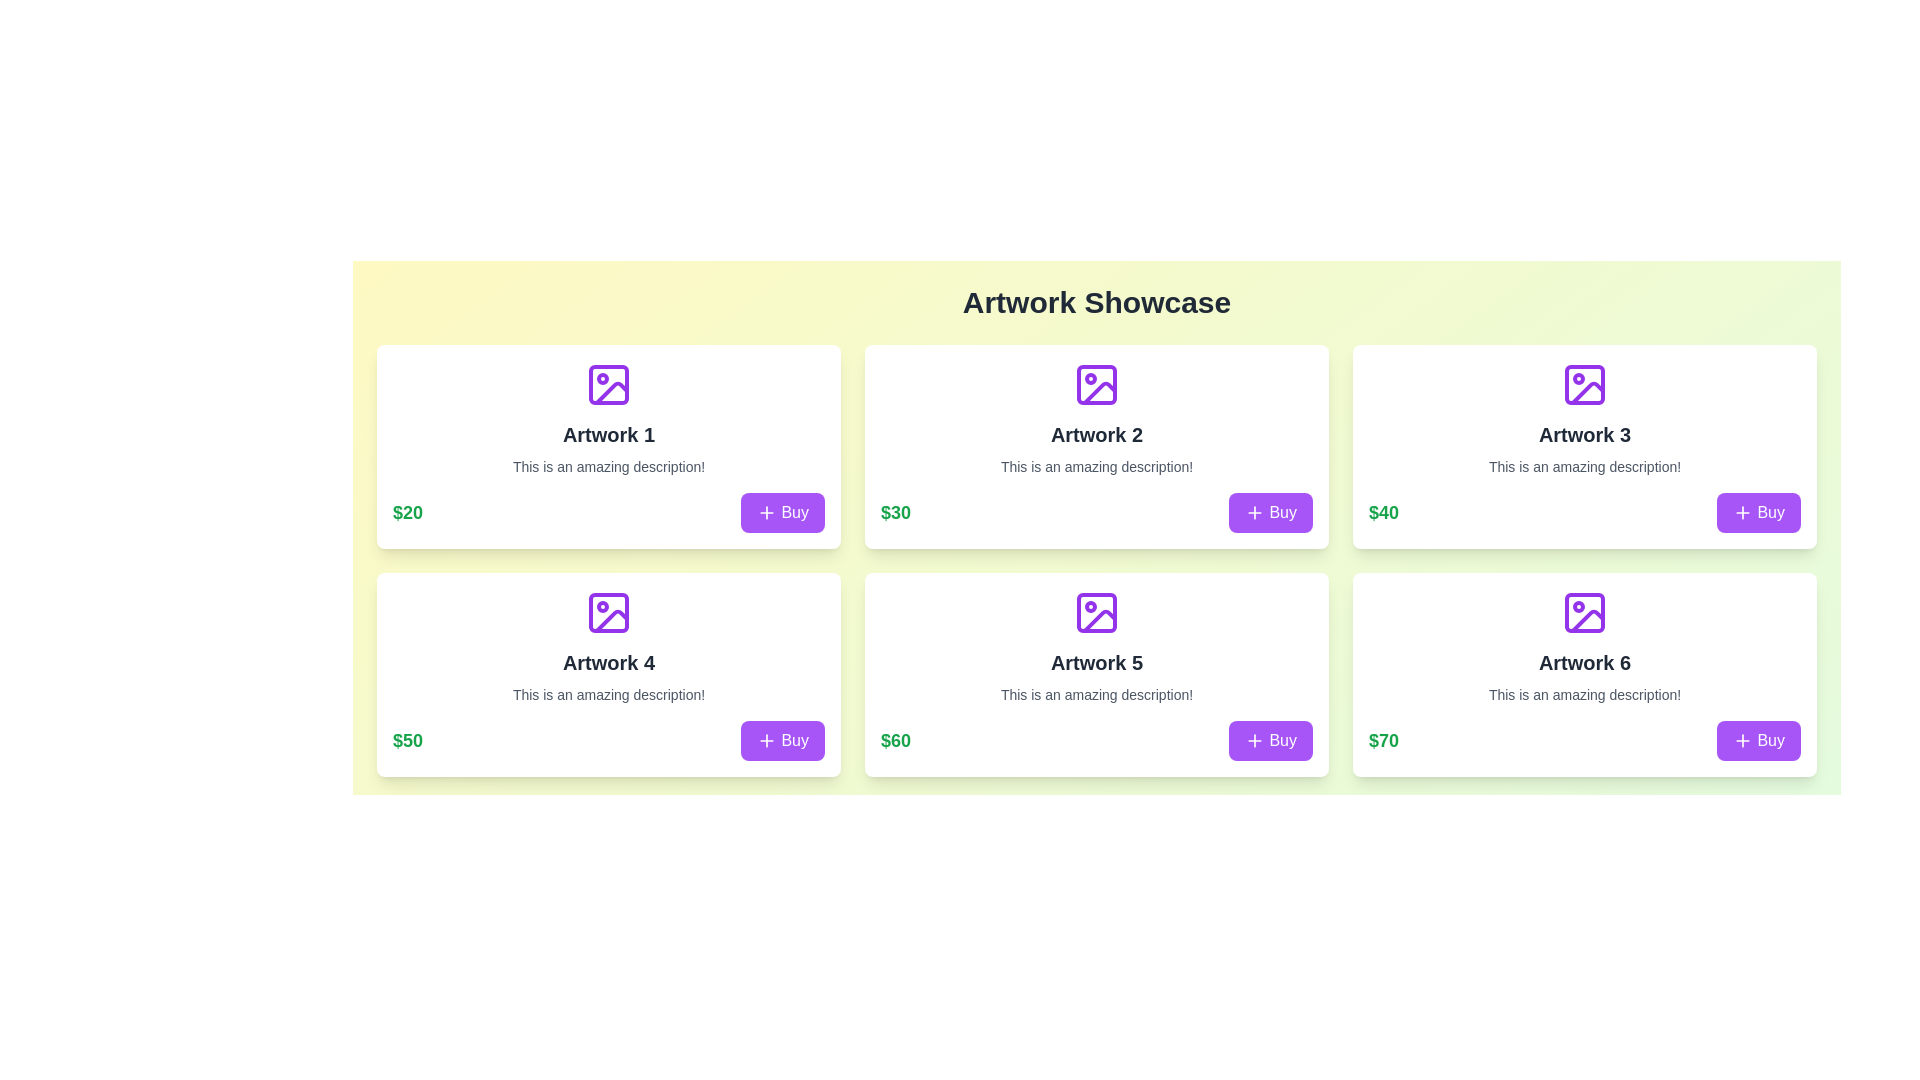  I want to click on the plus symbol icon embedded within the 'Buy' button located at the bottom-right corner of the card labeled 'Artwork 2', so click(766, 512).